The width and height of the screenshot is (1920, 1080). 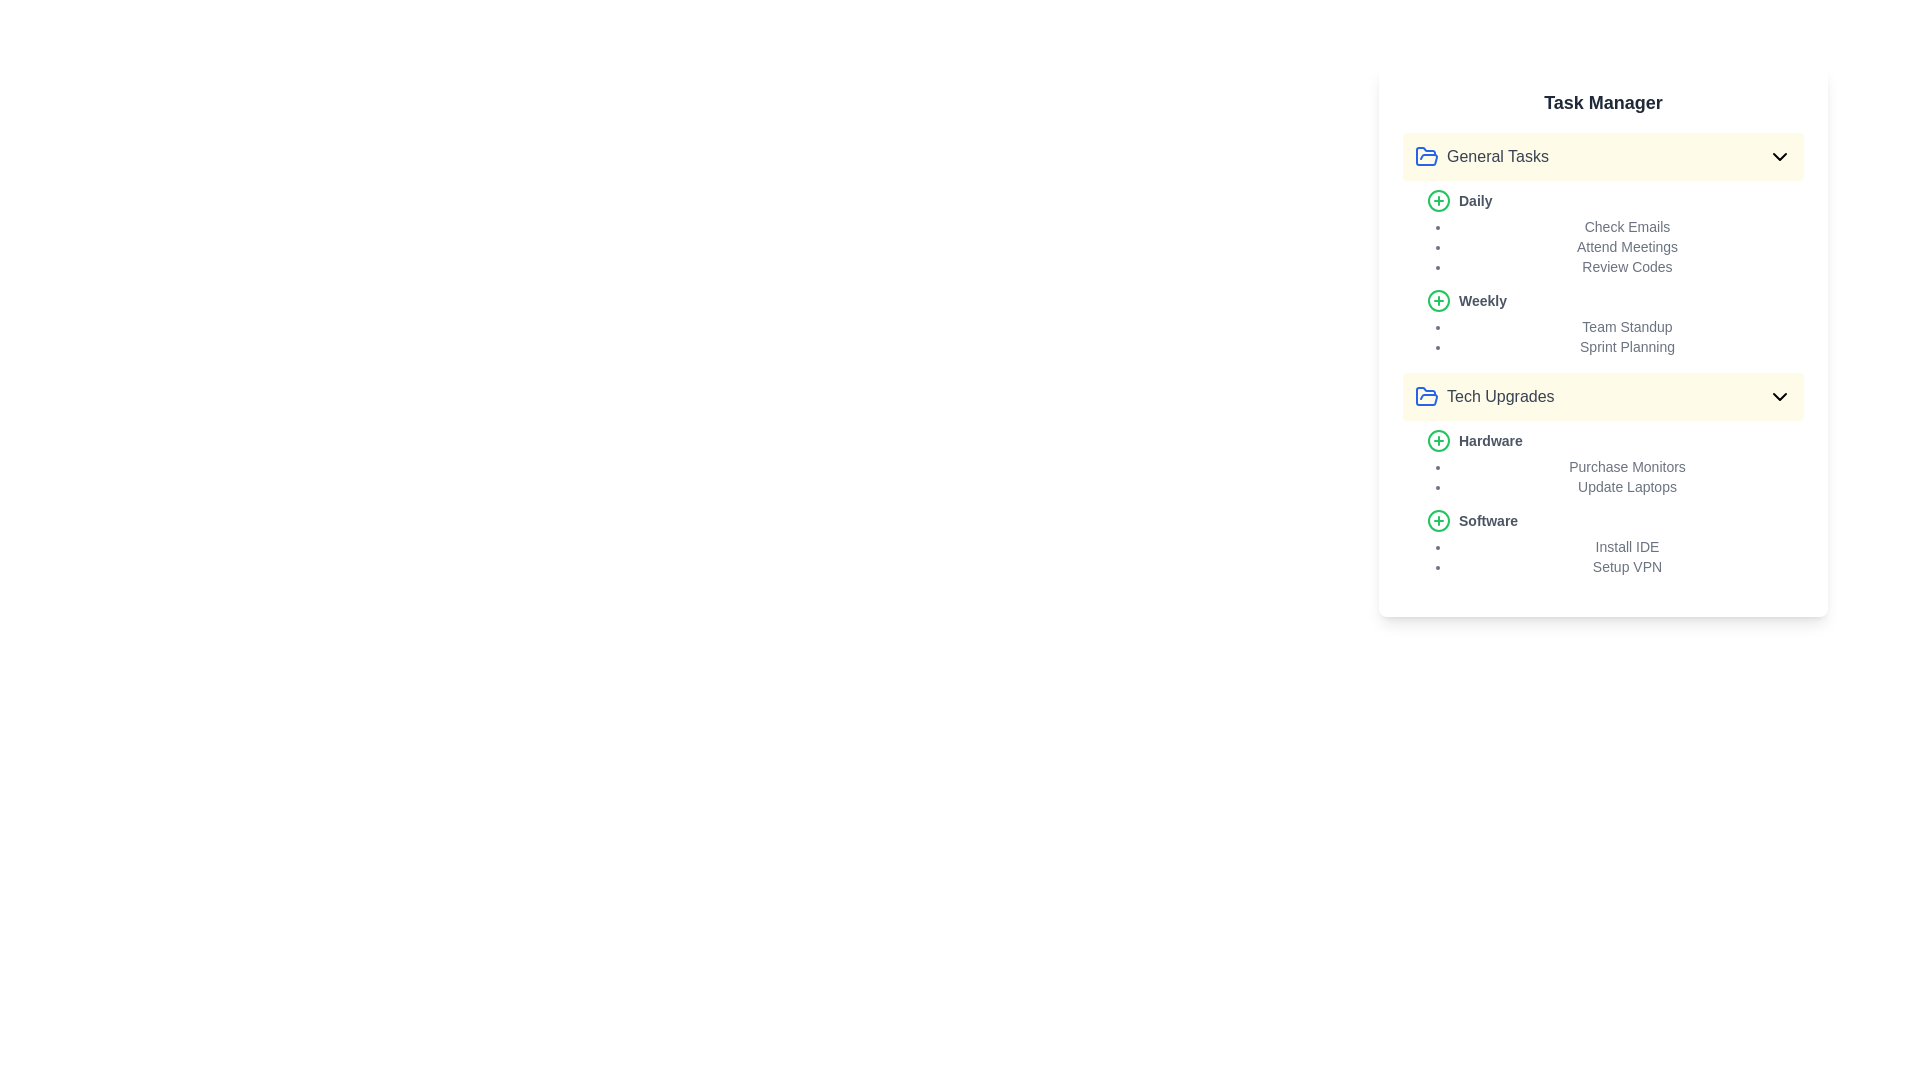 I want to click on the Header with Icon that categorizes tasks under 'General Tasks', located in the upper left portion of the yellow-highlighted section of the task manager panel, so click(x=1482, y=156).